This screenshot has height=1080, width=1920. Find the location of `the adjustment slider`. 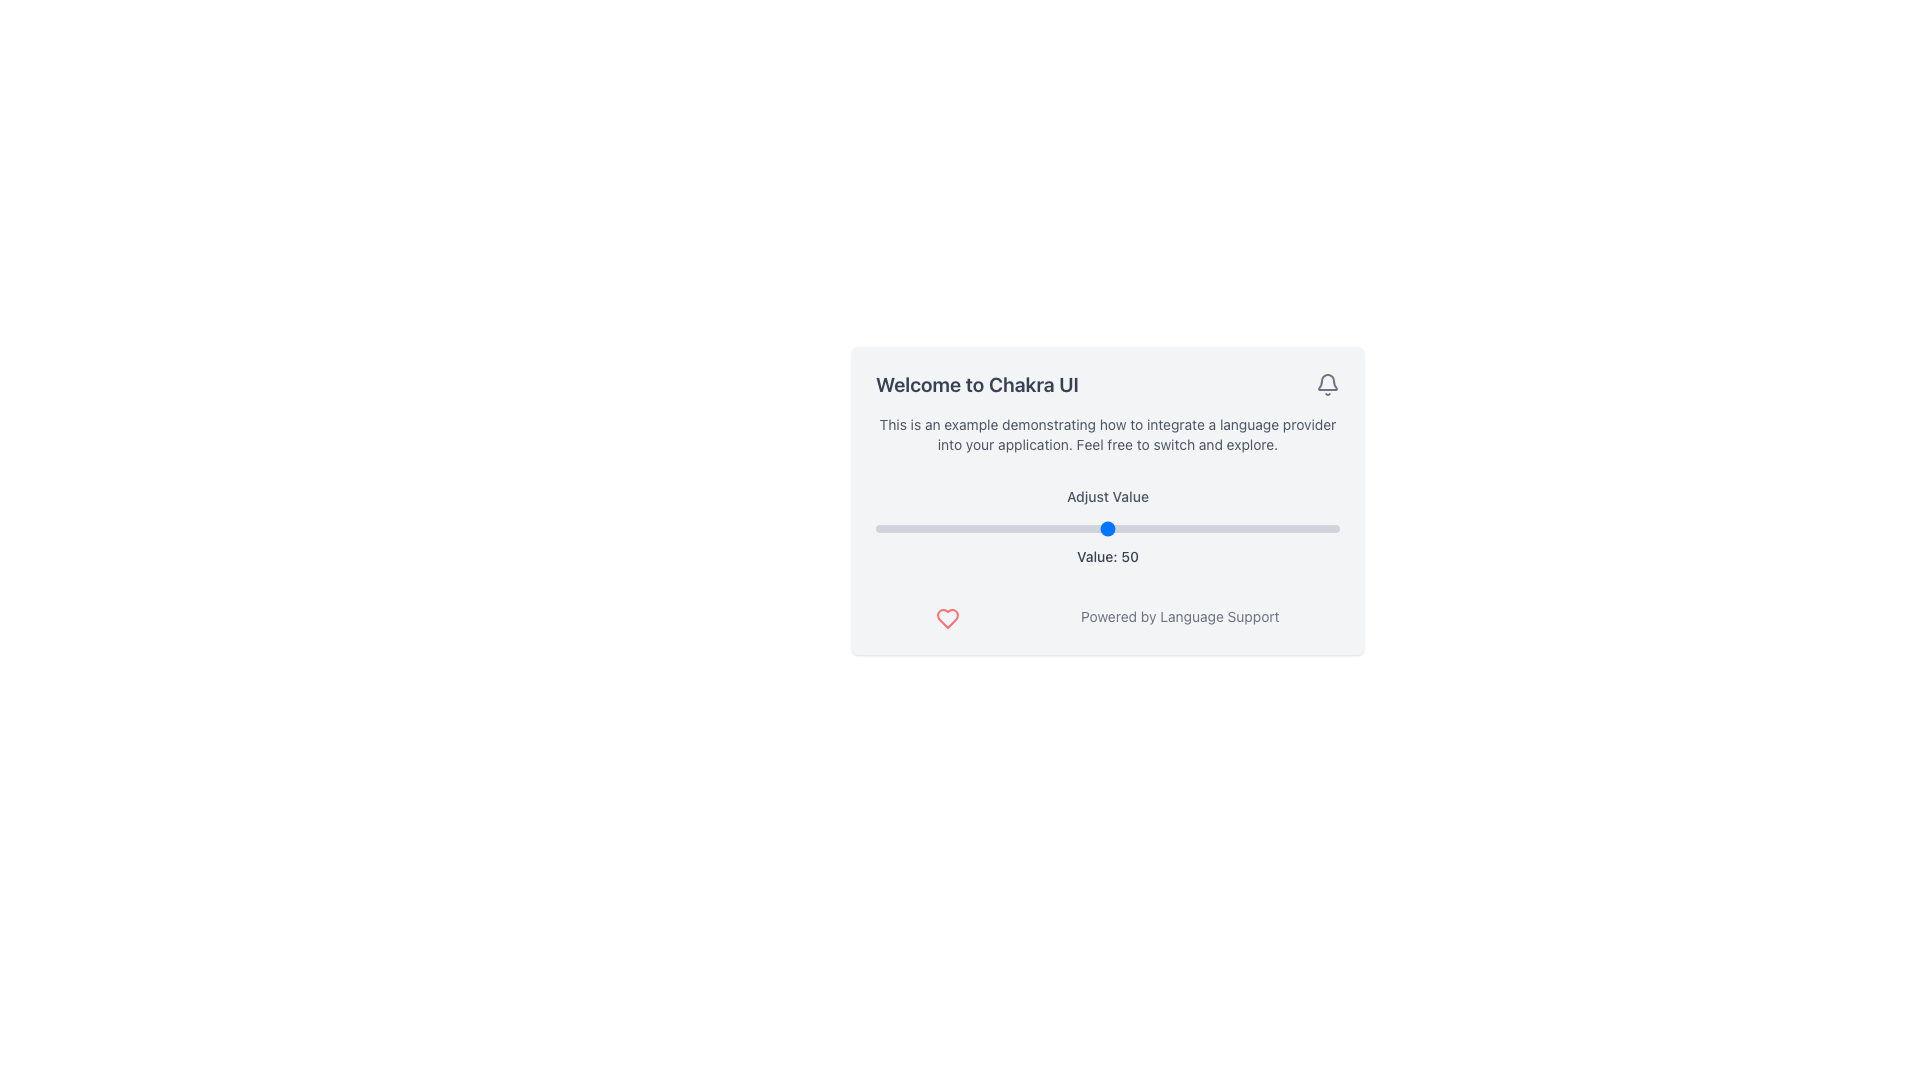

the adjustment slider is located at coordinates (907, 527).